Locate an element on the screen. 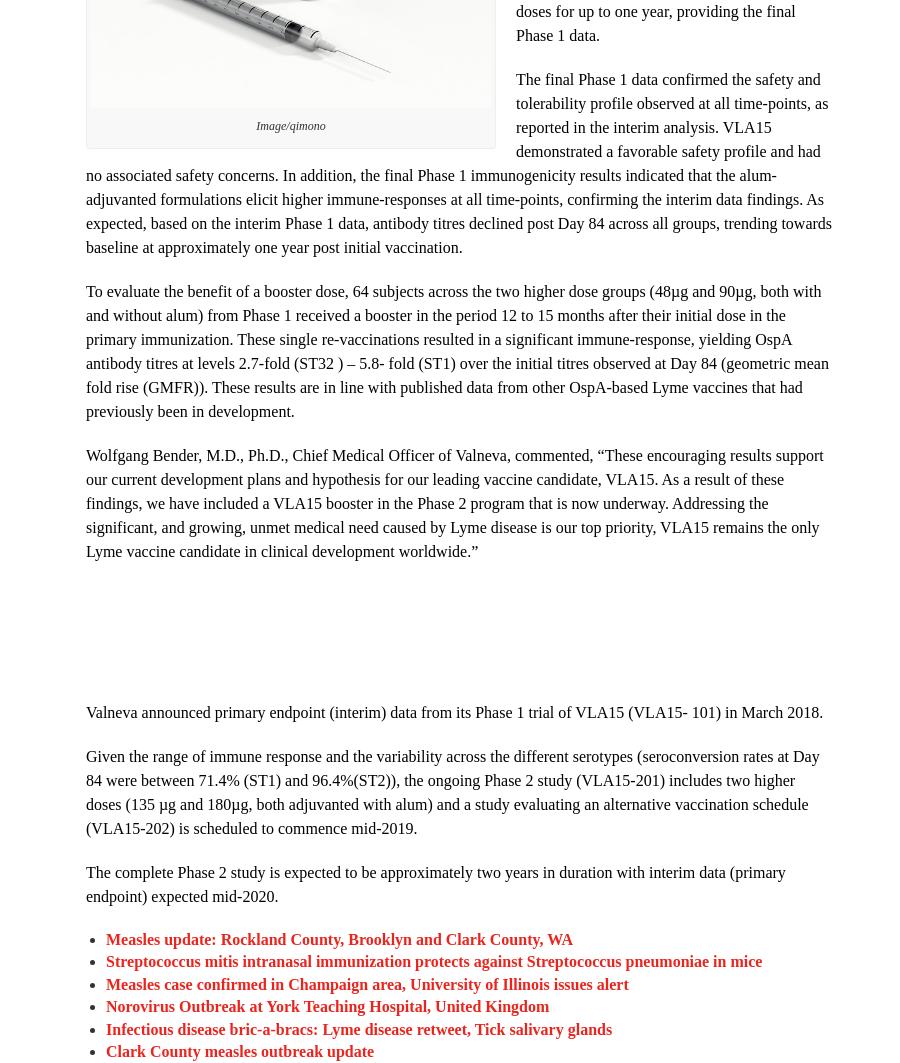  'Measles case confirmed in Champaign area, University of Illinois issues alert' is located at coordinates (105, 982).